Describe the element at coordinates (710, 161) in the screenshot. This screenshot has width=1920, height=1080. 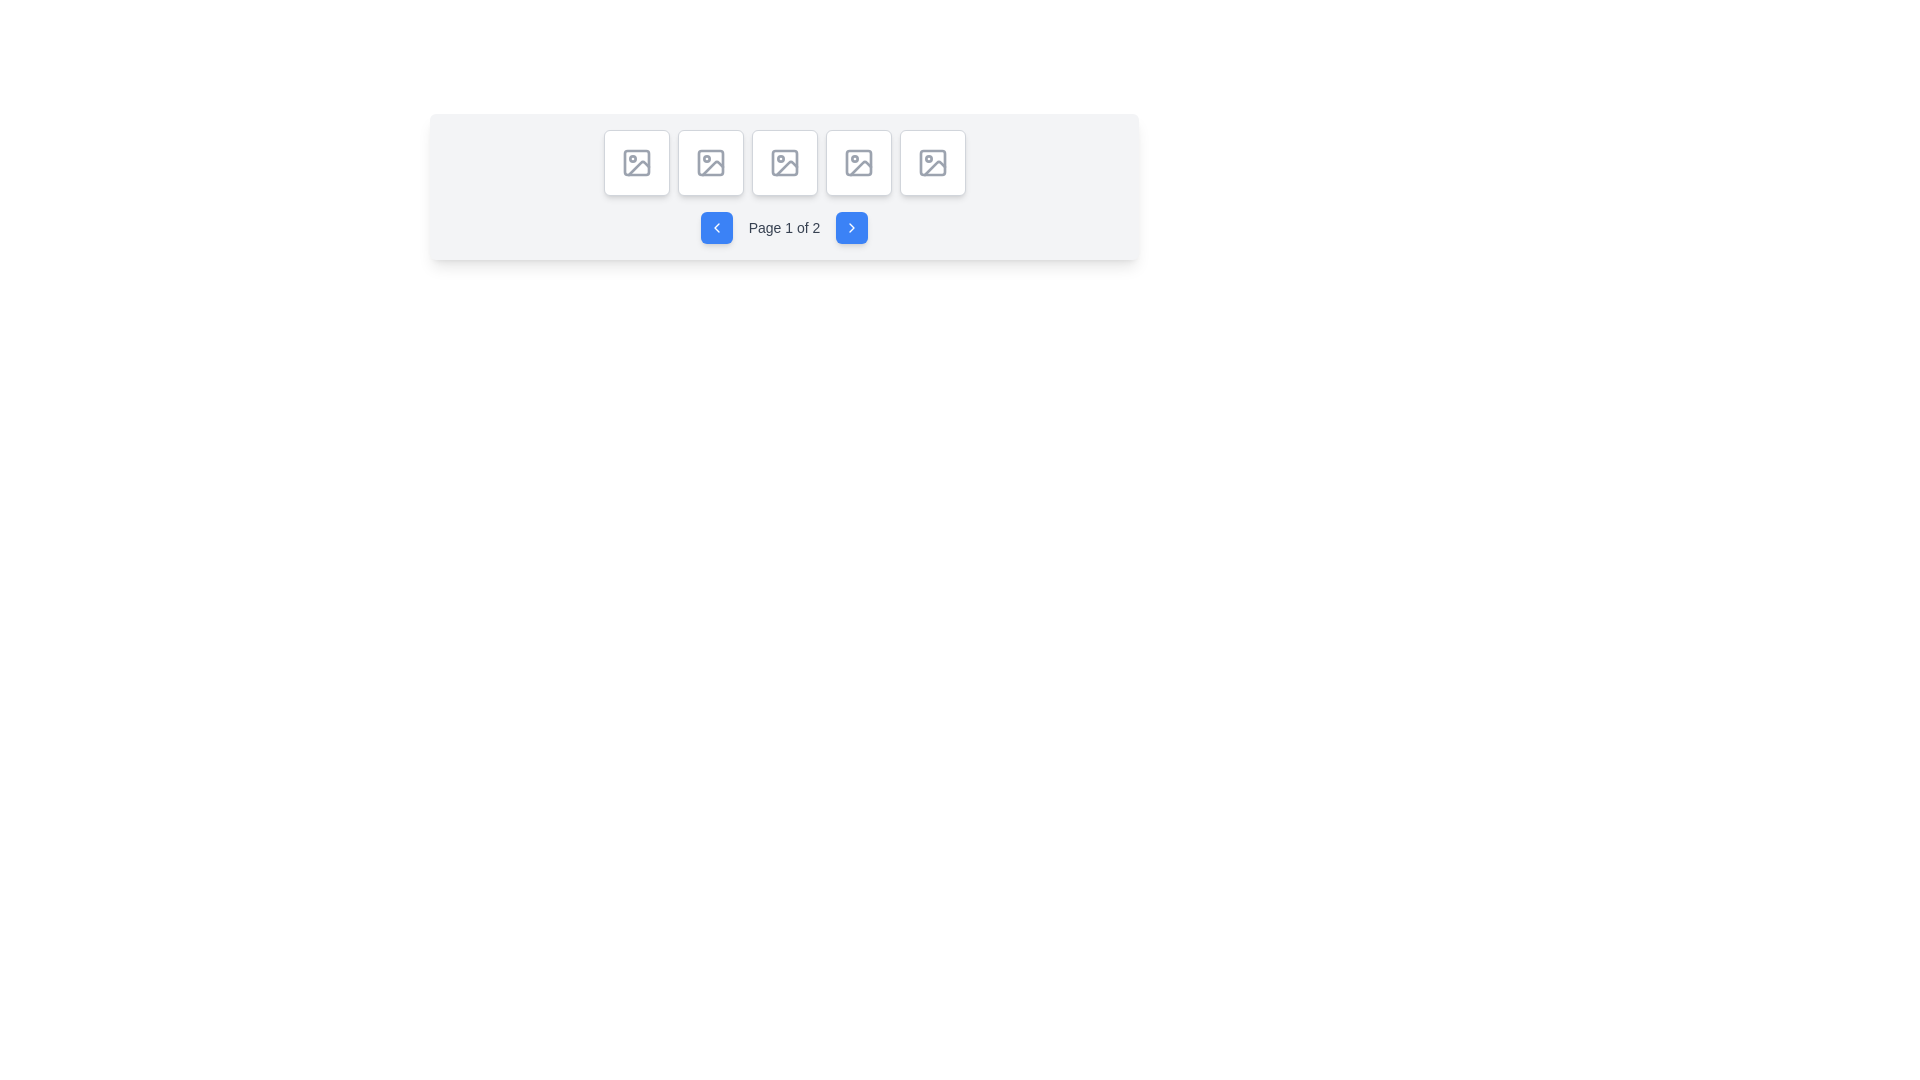
I see `the third icon from the left in a horizontal row of five image icons, which likely represents an image-related action, located within a white box with rounded corners` at that location.